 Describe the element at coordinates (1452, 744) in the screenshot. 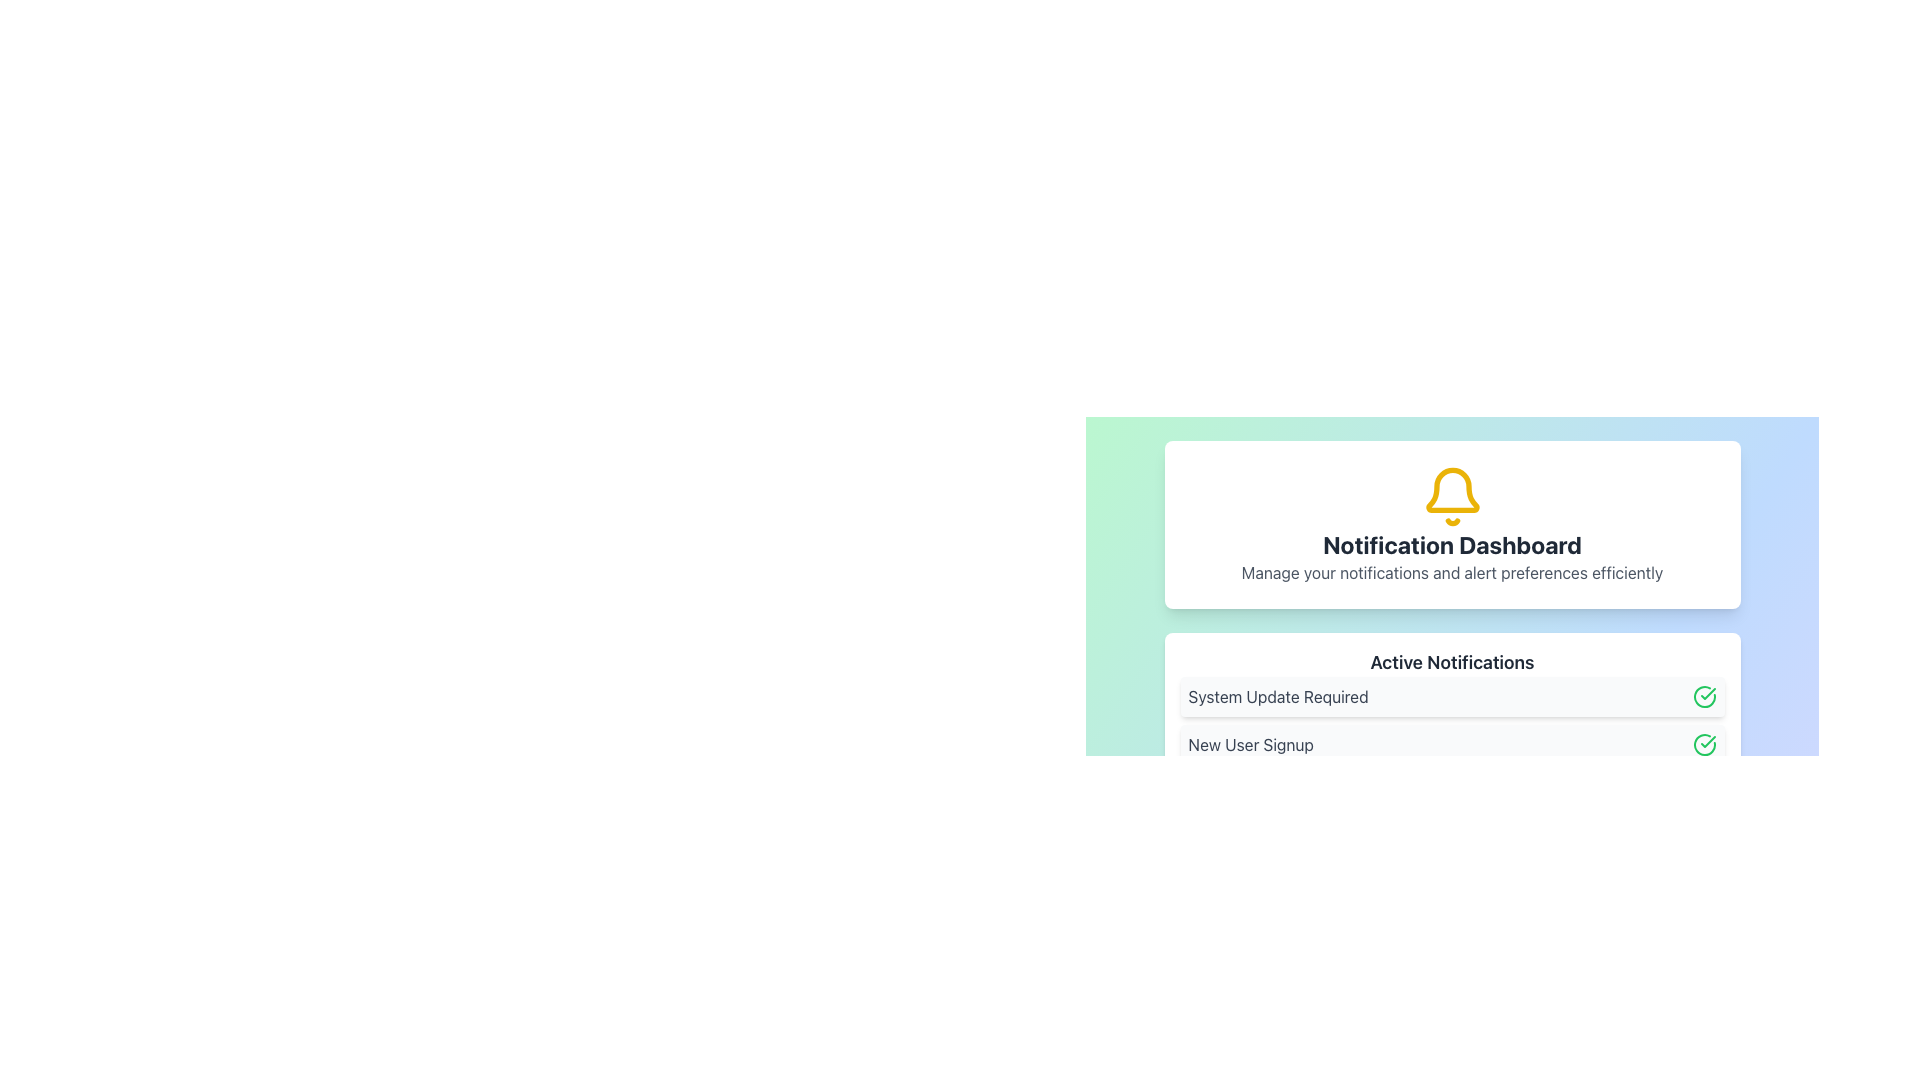

I see `the second notification item in the 'Active Notifications' panel, which conveys the completion status of a 'New User Signup' action` at that location.